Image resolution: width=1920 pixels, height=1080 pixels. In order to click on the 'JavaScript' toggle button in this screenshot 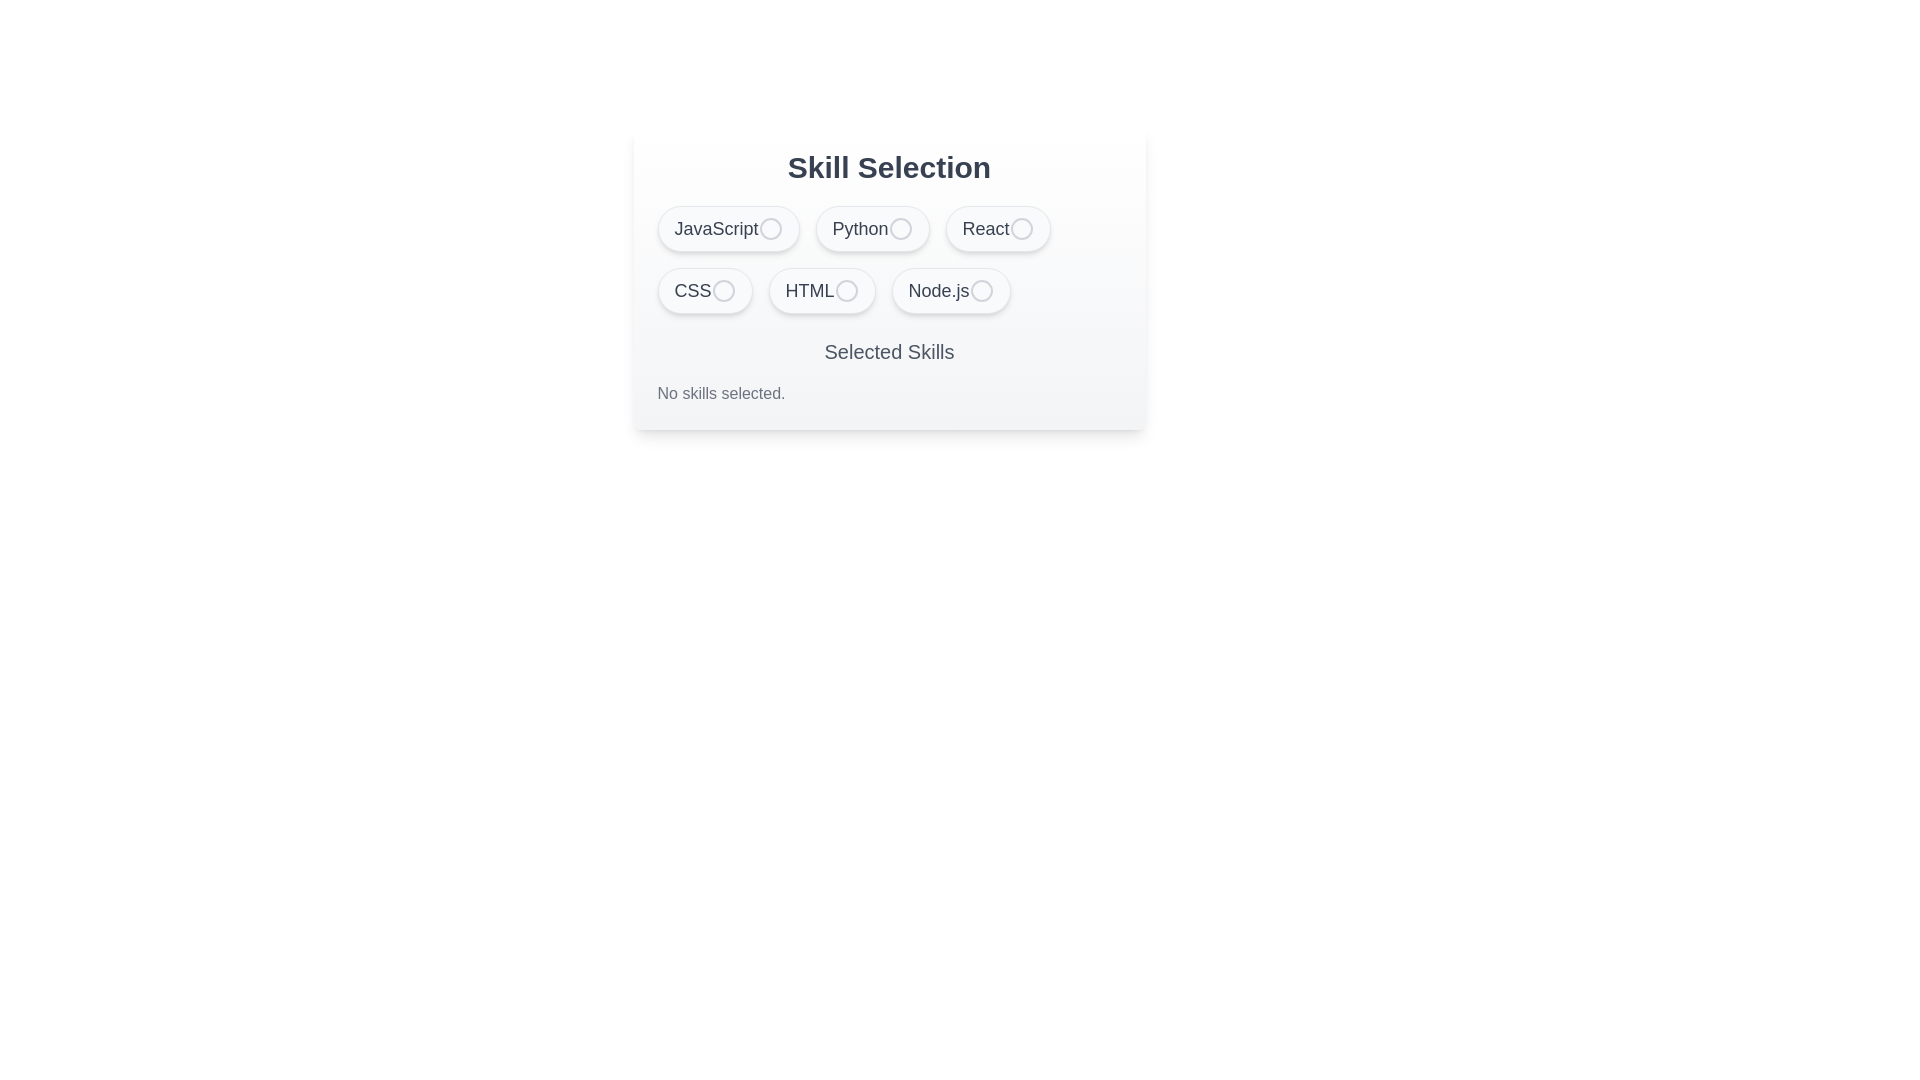, I will do `click(727, 227)`.